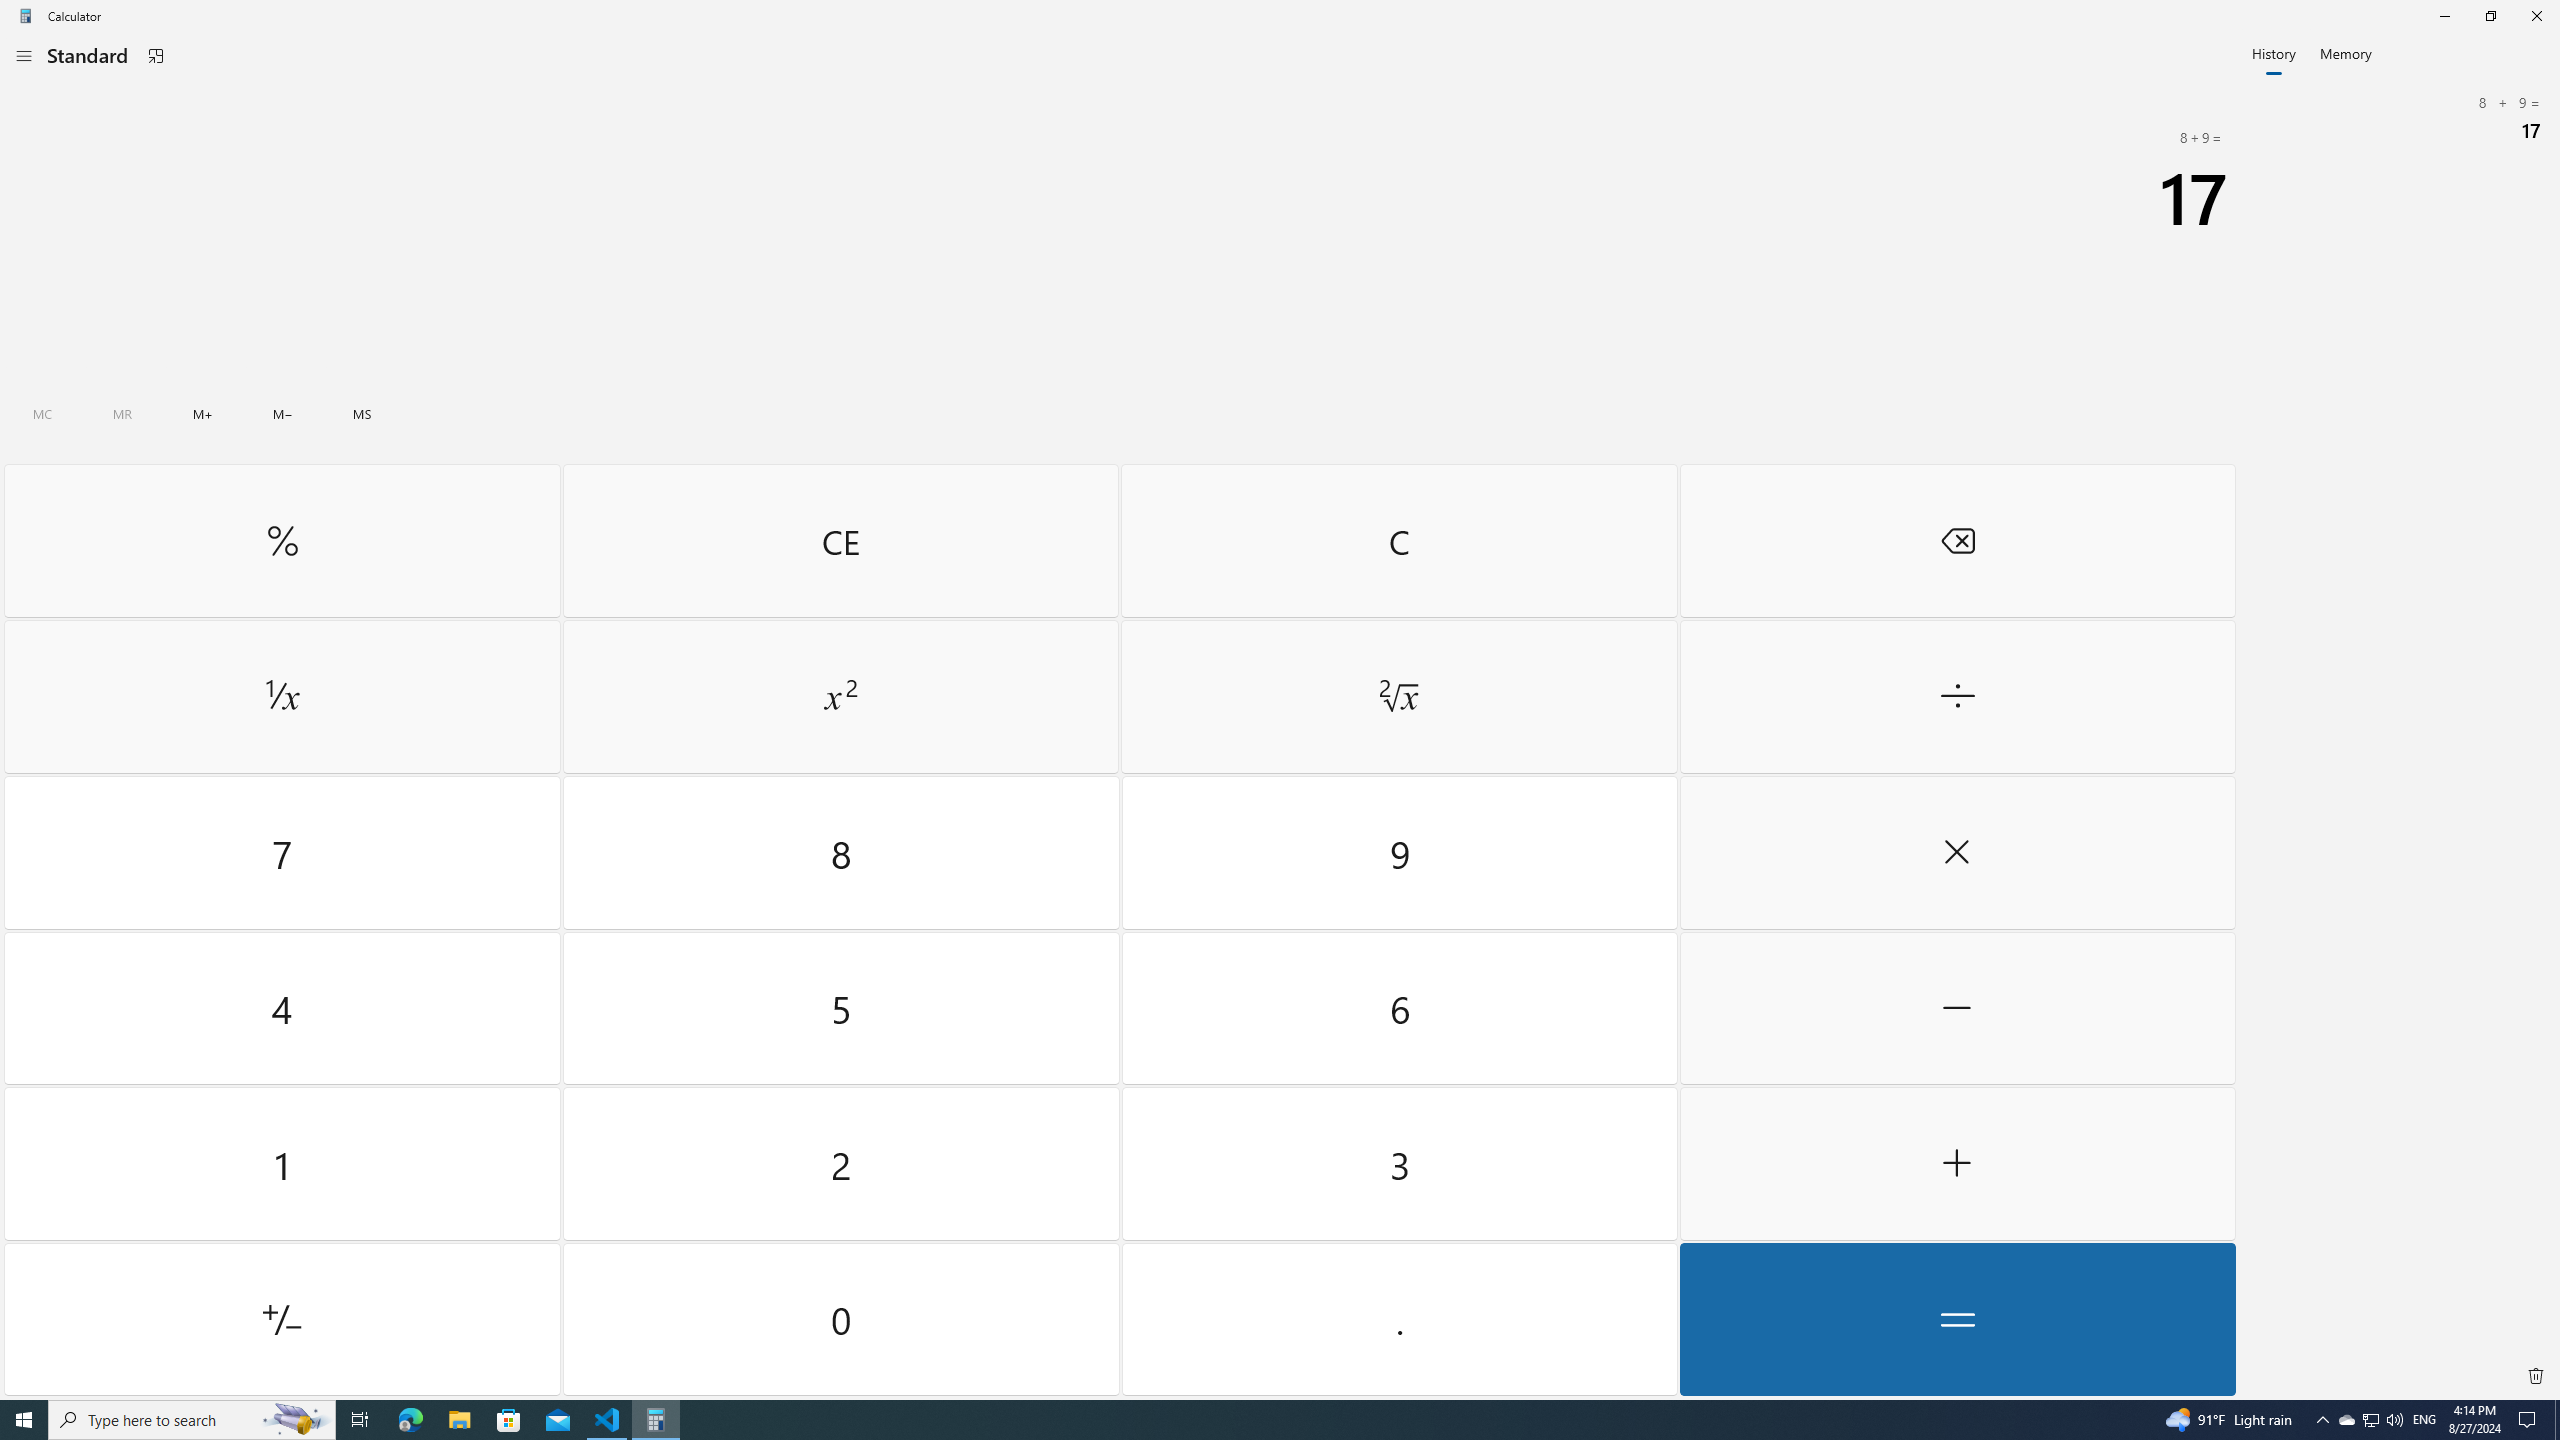 This screenshot has height=1440, width=2560. What do you see at coordinates (458, 1418) in the screenshot?
I see `'File Explorer'` at bounding box center [458, 1418].